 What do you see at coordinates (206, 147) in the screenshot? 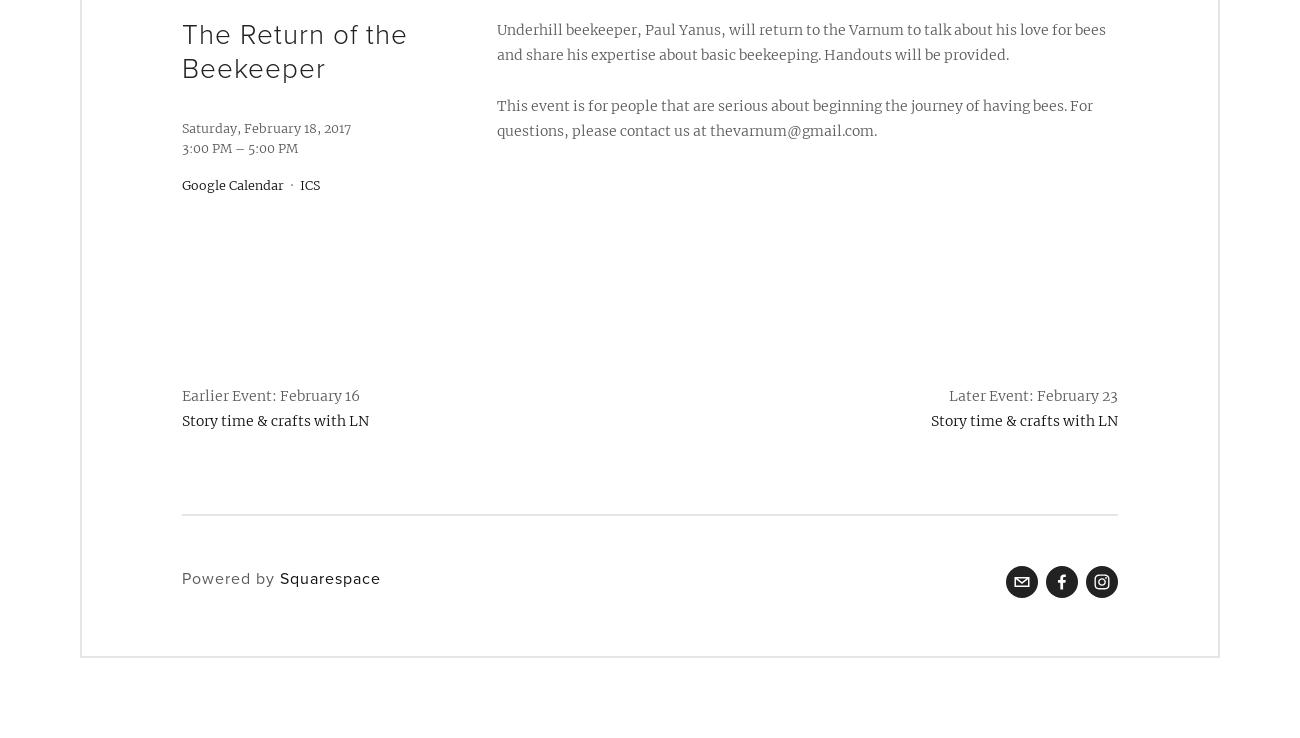
I see `'3:00 PM'` at bounding box center [206, 147].